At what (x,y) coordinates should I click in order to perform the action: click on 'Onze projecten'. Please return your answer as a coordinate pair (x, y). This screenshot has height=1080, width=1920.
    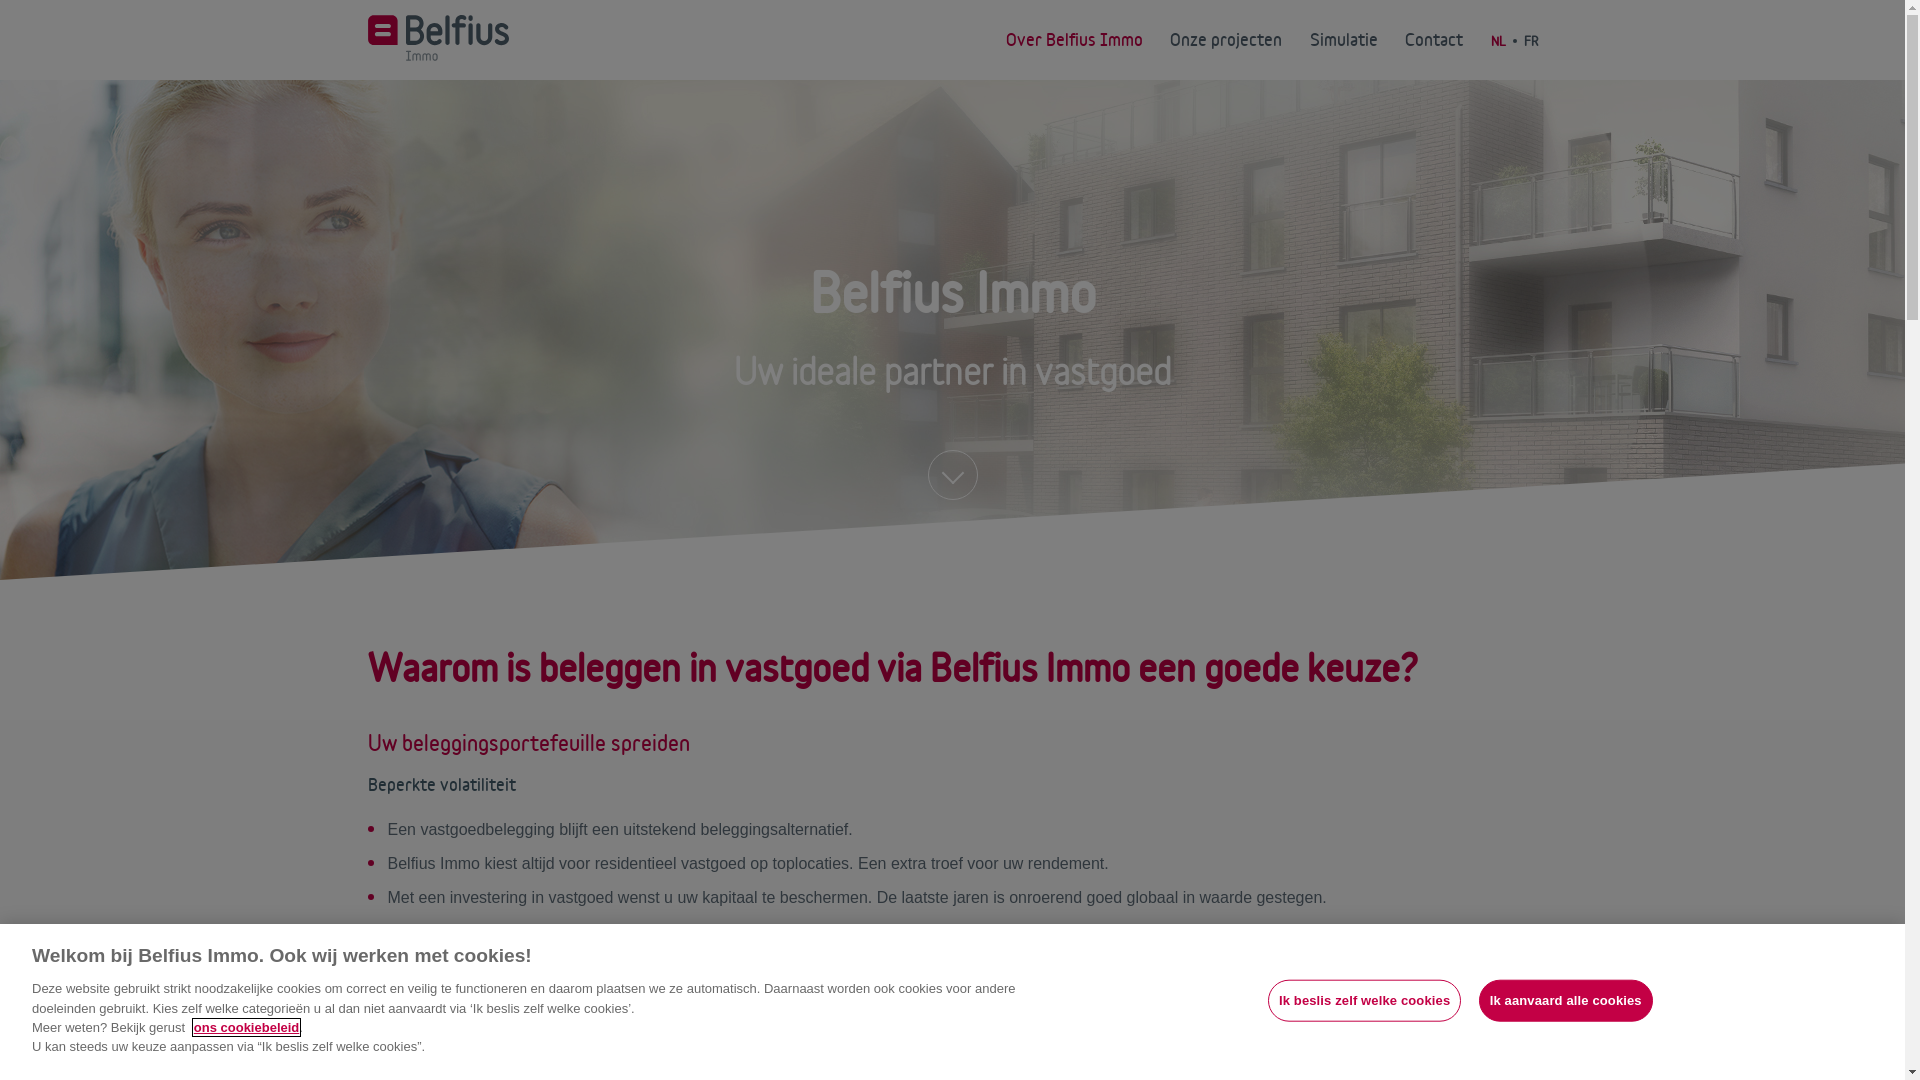
    Looking at the image, I should click on (1224, 39).